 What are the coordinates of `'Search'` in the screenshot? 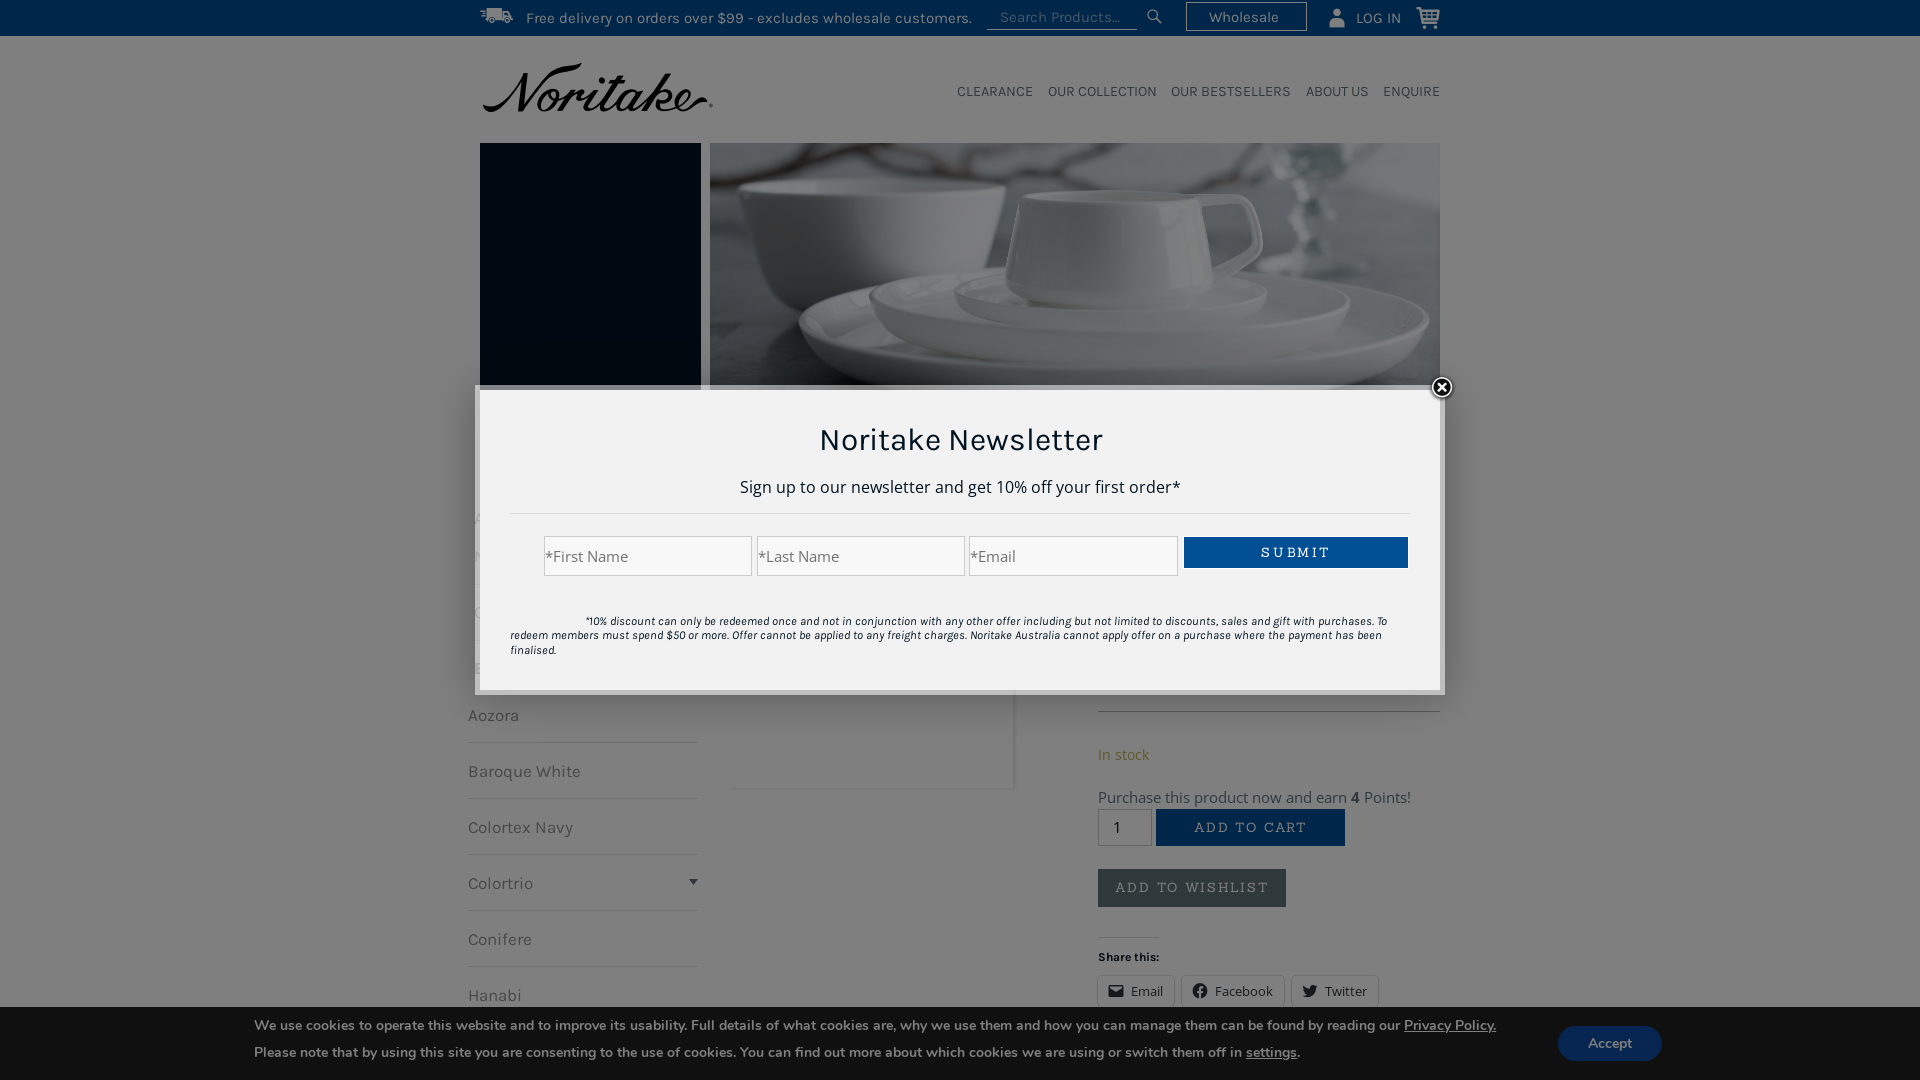 It's located at (1153, 16).